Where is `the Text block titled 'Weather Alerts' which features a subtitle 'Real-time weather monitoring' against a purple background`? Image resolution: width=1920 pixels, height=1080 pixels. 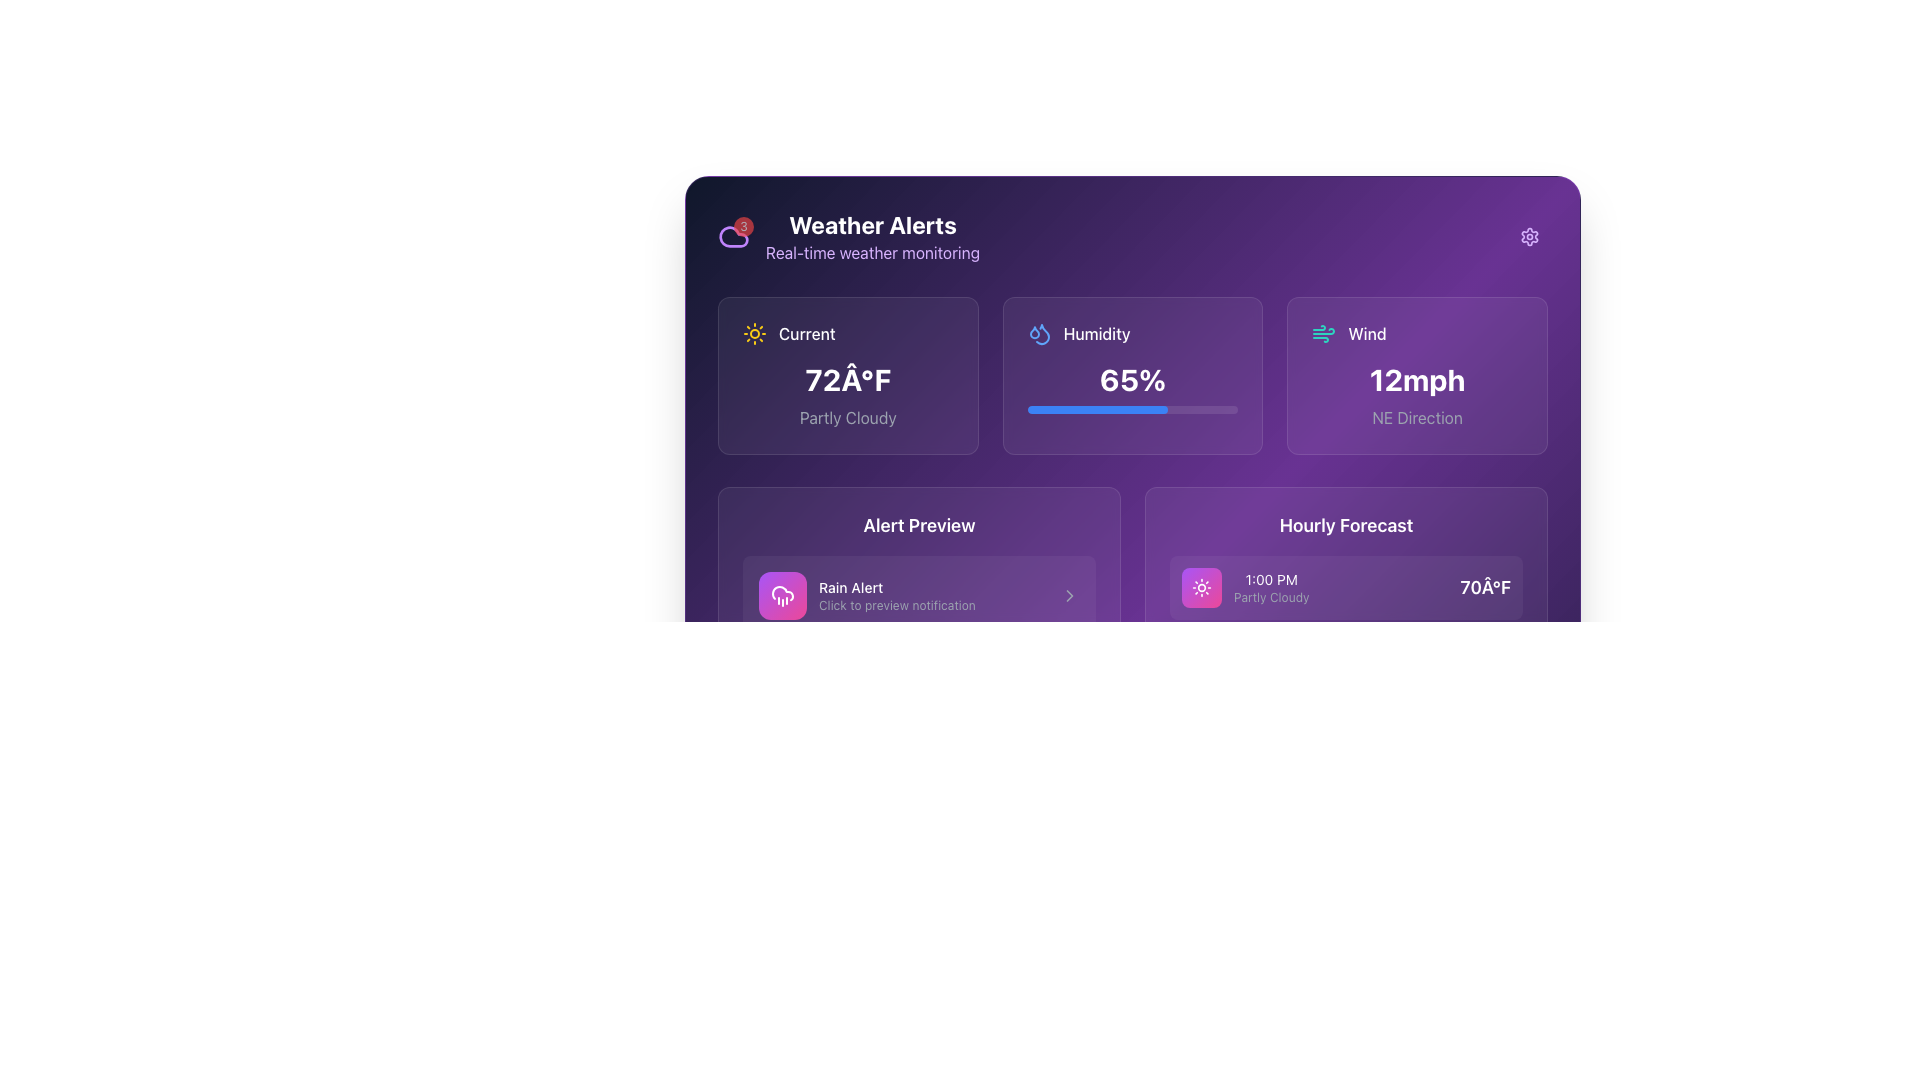 the Text block titled 'Weather Alerts' which features a subtitle 'Real-time weather monitoring' against a purple background is located at coordinates (873, 235).